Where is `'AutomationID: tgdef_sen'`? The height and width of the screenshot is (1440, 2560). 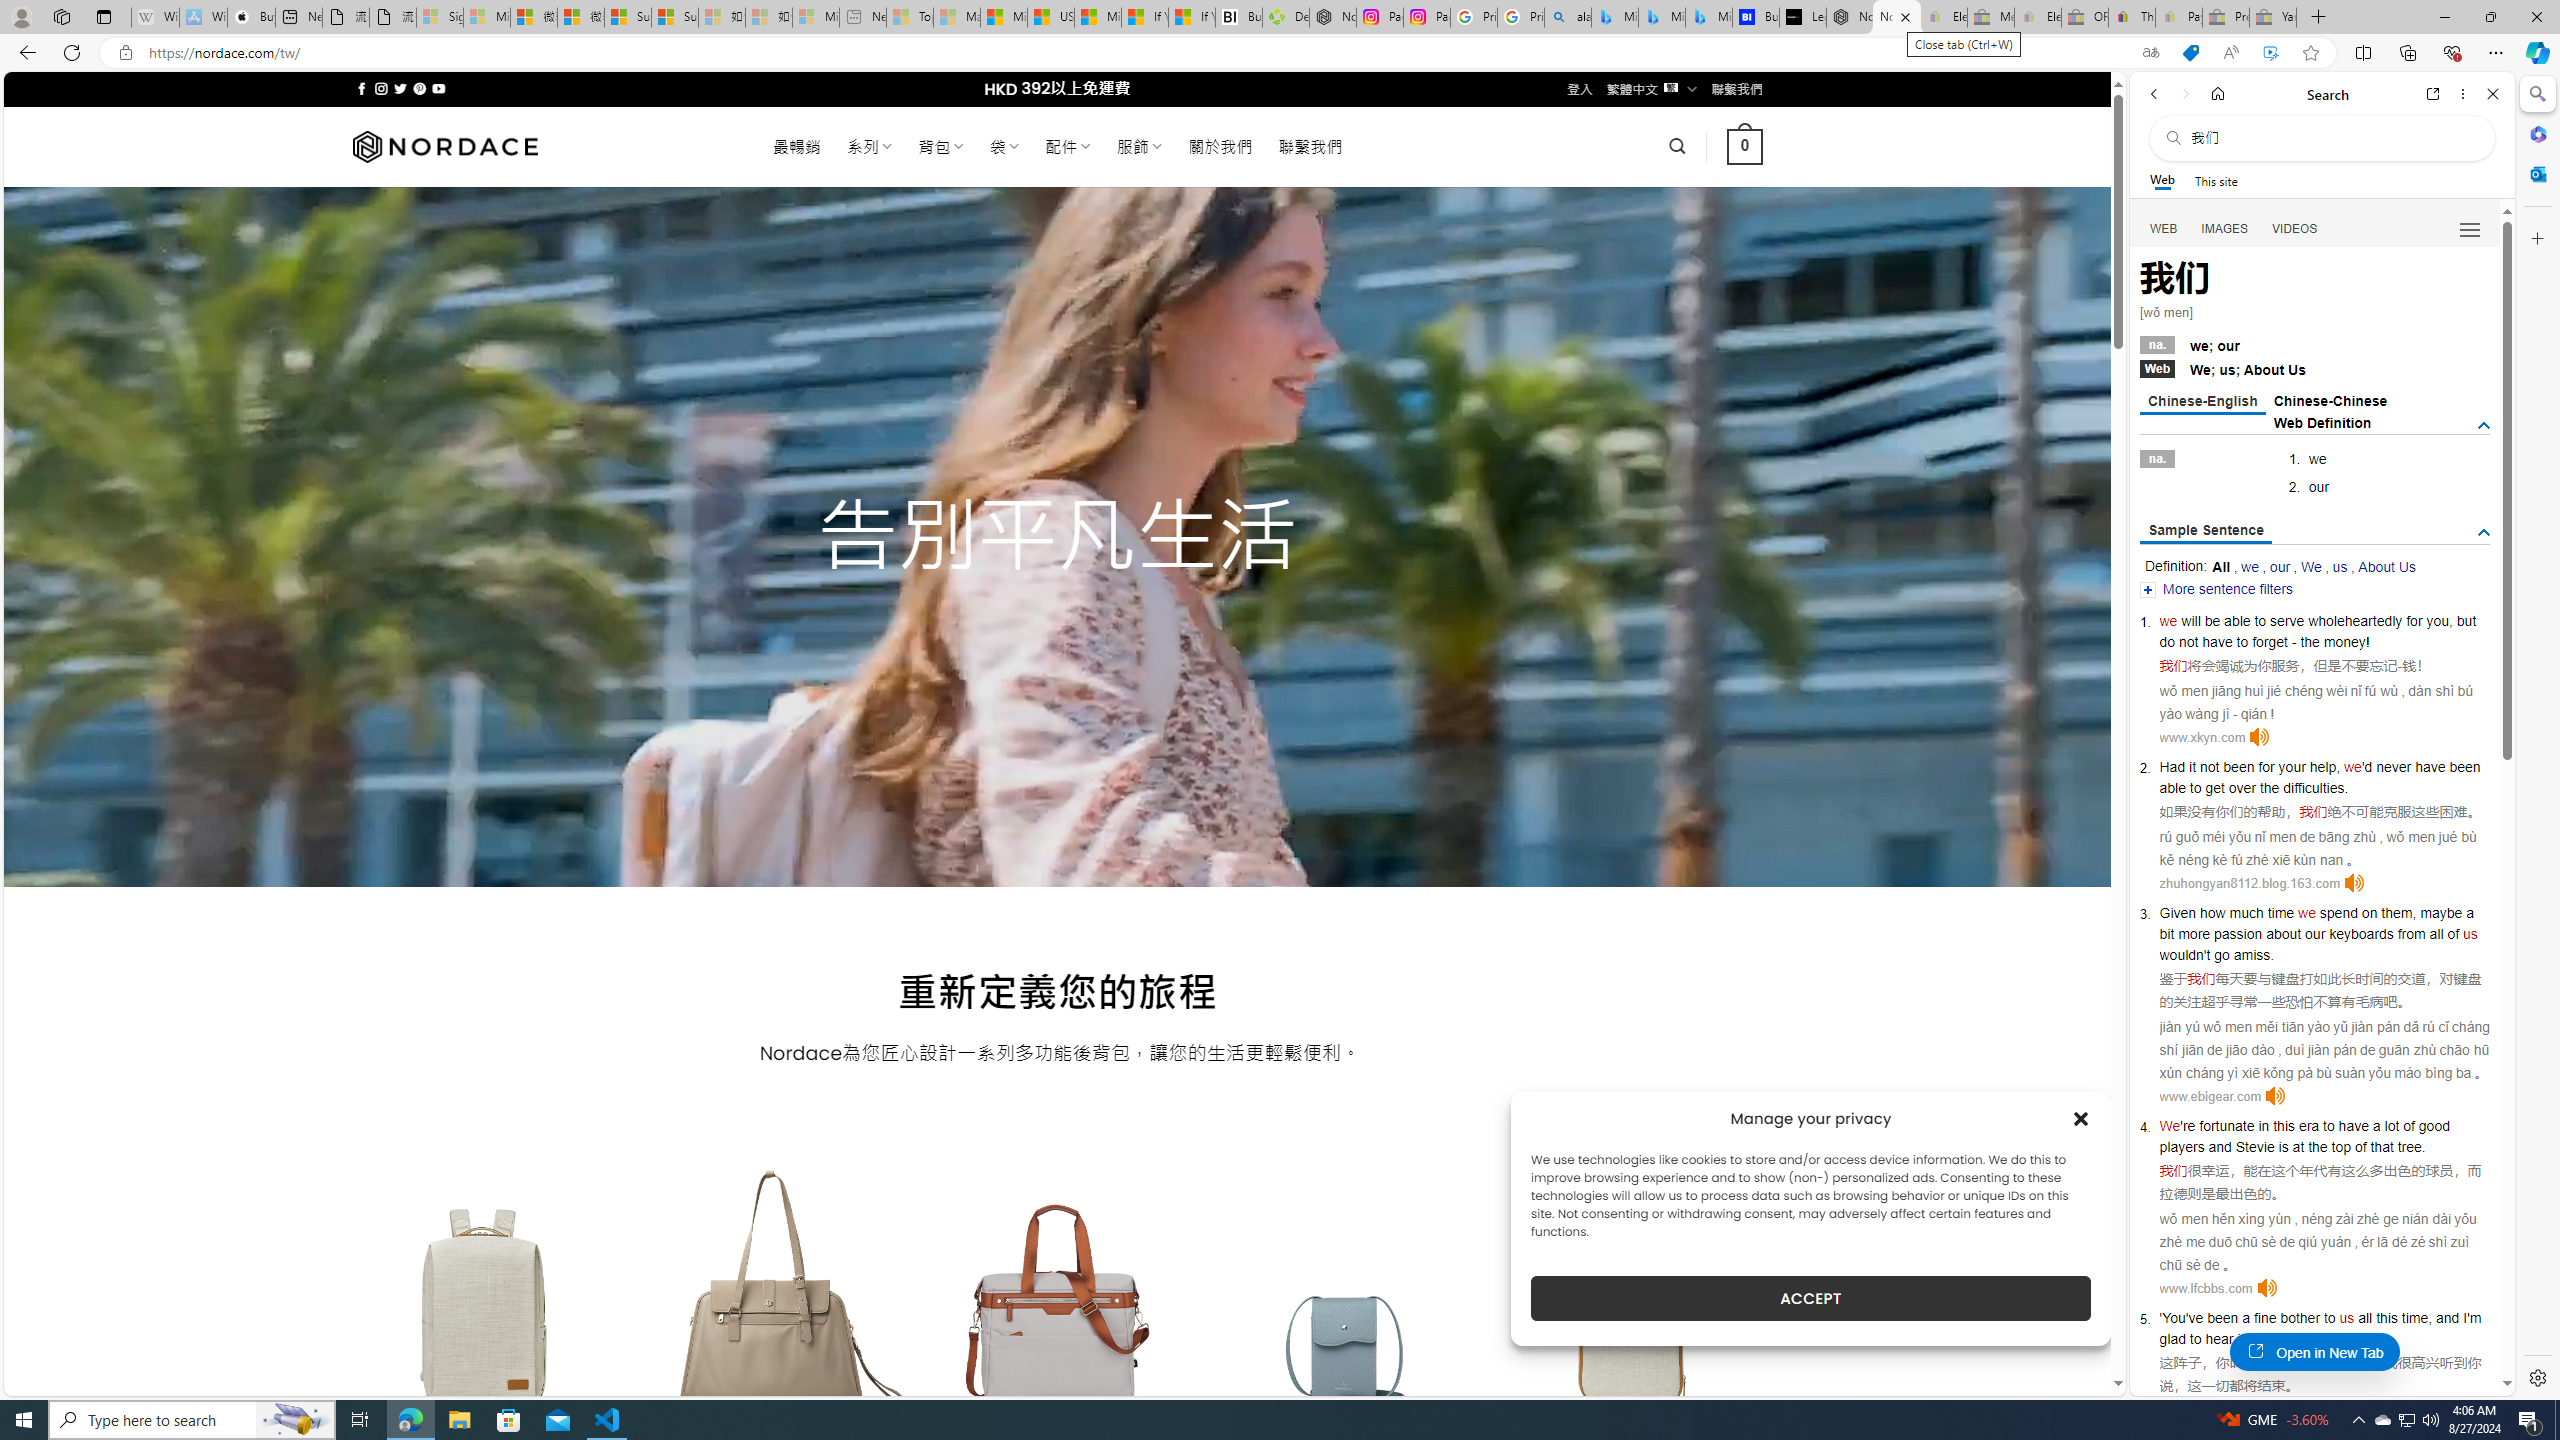
'AutomationID: tgdef_sen' is located at coordinates (2483, 532).